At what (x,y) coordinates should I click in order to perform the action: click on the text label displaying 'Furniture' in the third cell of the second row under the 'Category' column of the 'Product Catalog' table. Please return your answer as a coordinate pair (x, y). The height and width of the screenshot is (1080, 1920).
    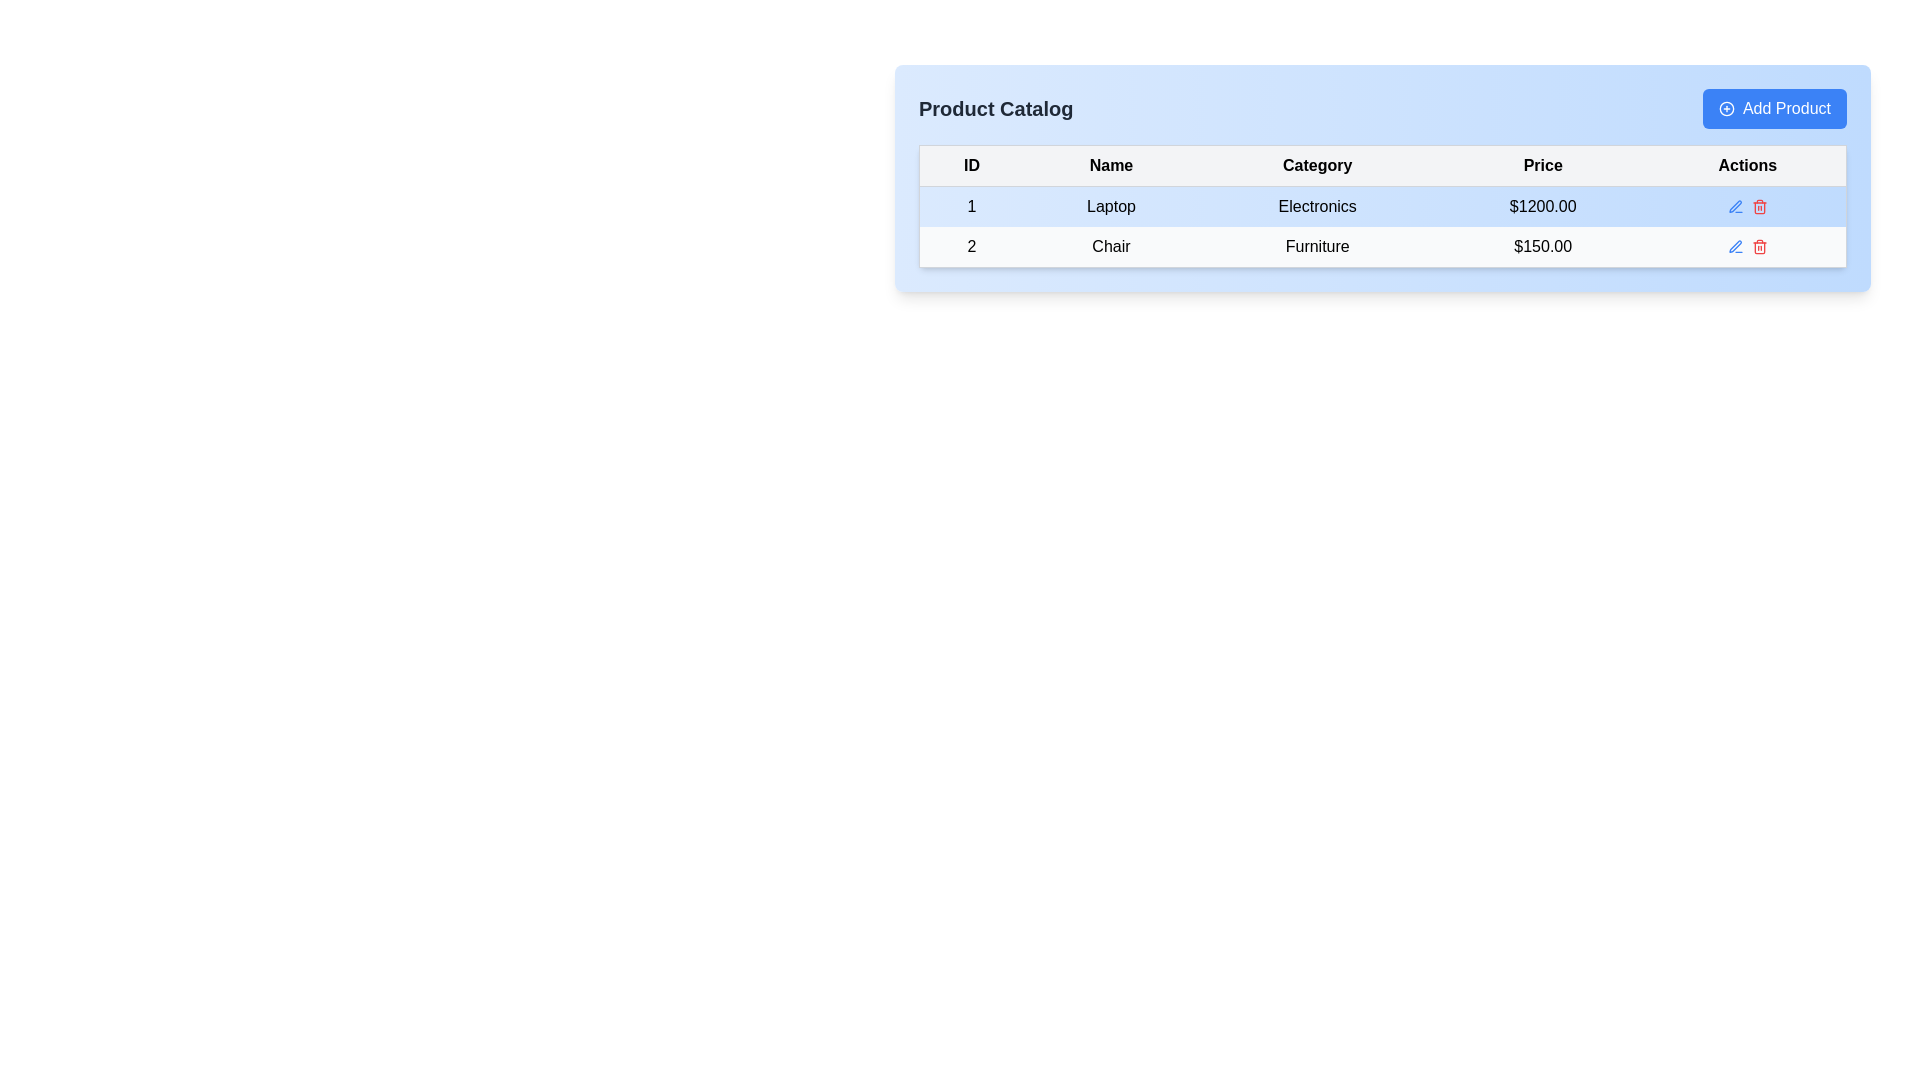
    Looking at the image, I should click on (1317, 246).